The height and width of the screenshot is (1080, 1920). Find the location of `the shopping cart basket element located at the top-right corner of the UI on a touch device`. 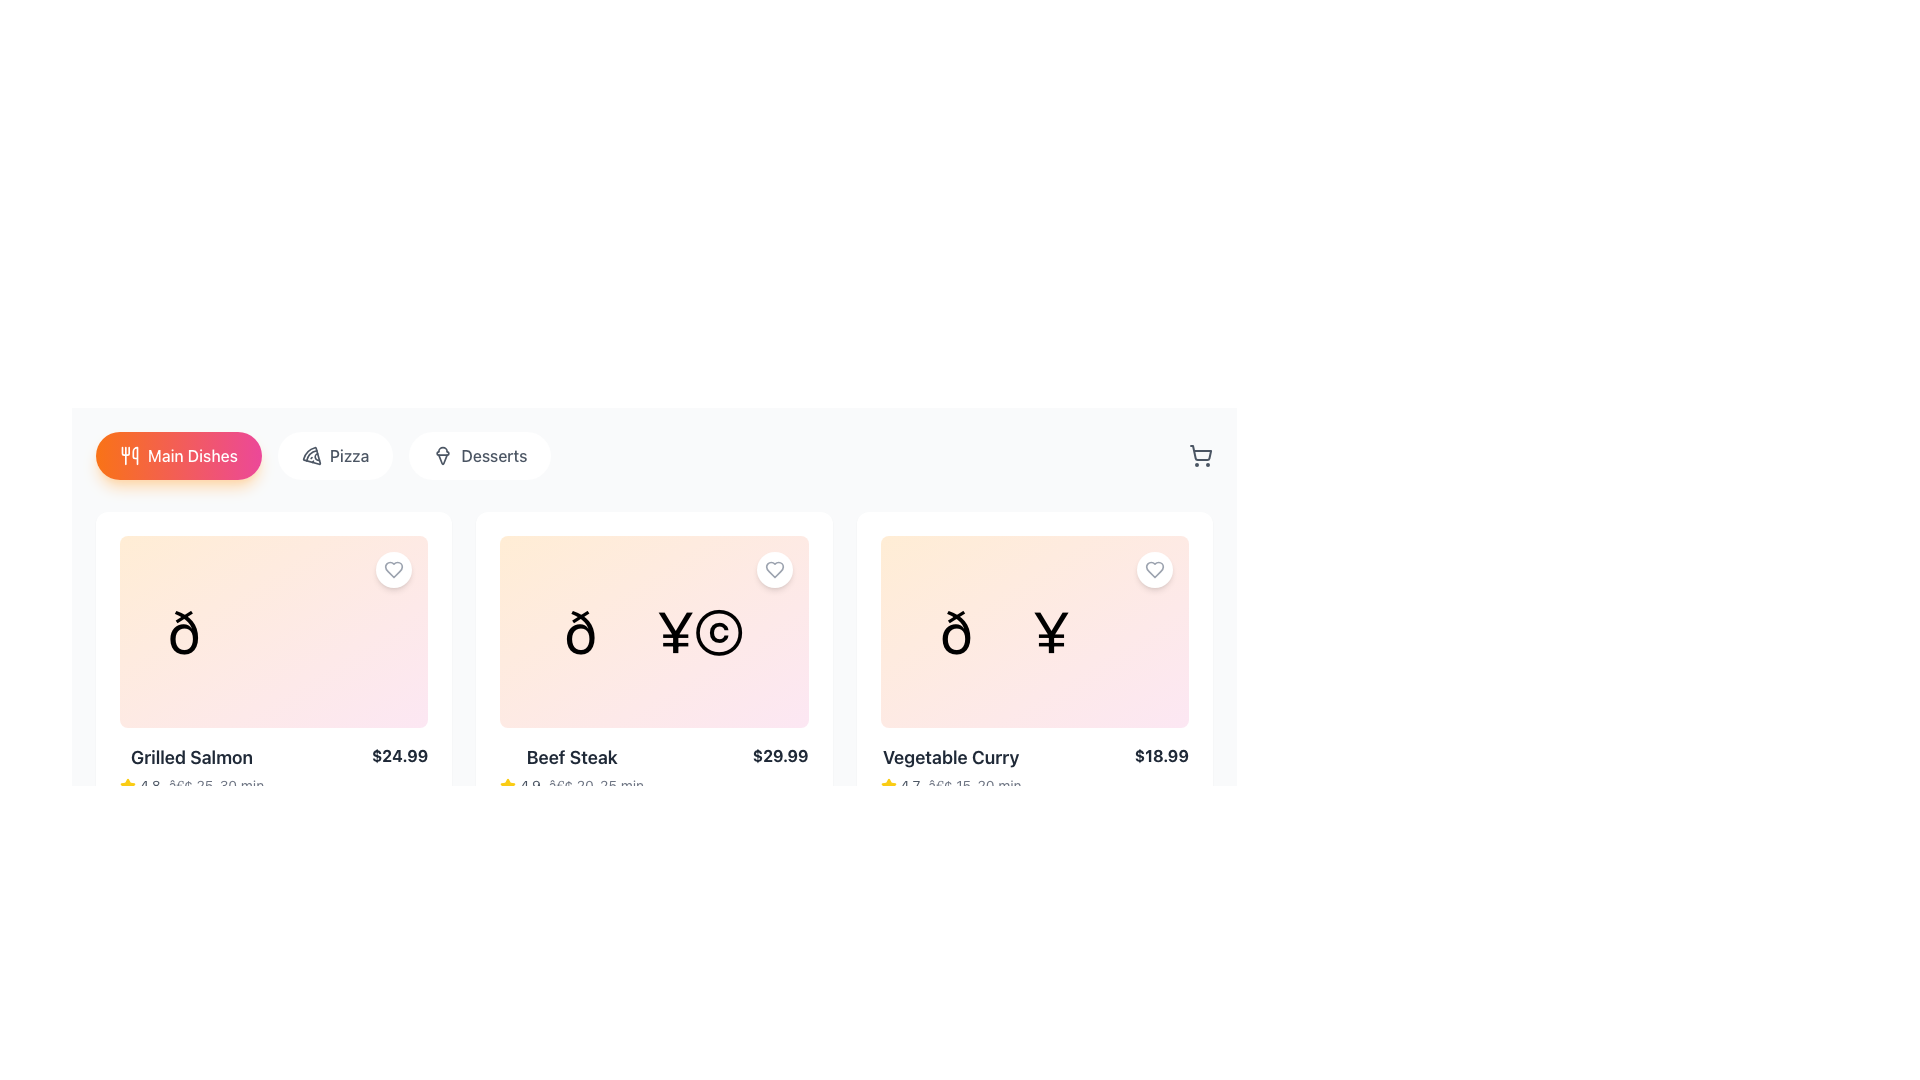

the shopping cart basket element located at the top-right corner of the UI on a touch device is located at coordinates (1200, 453).